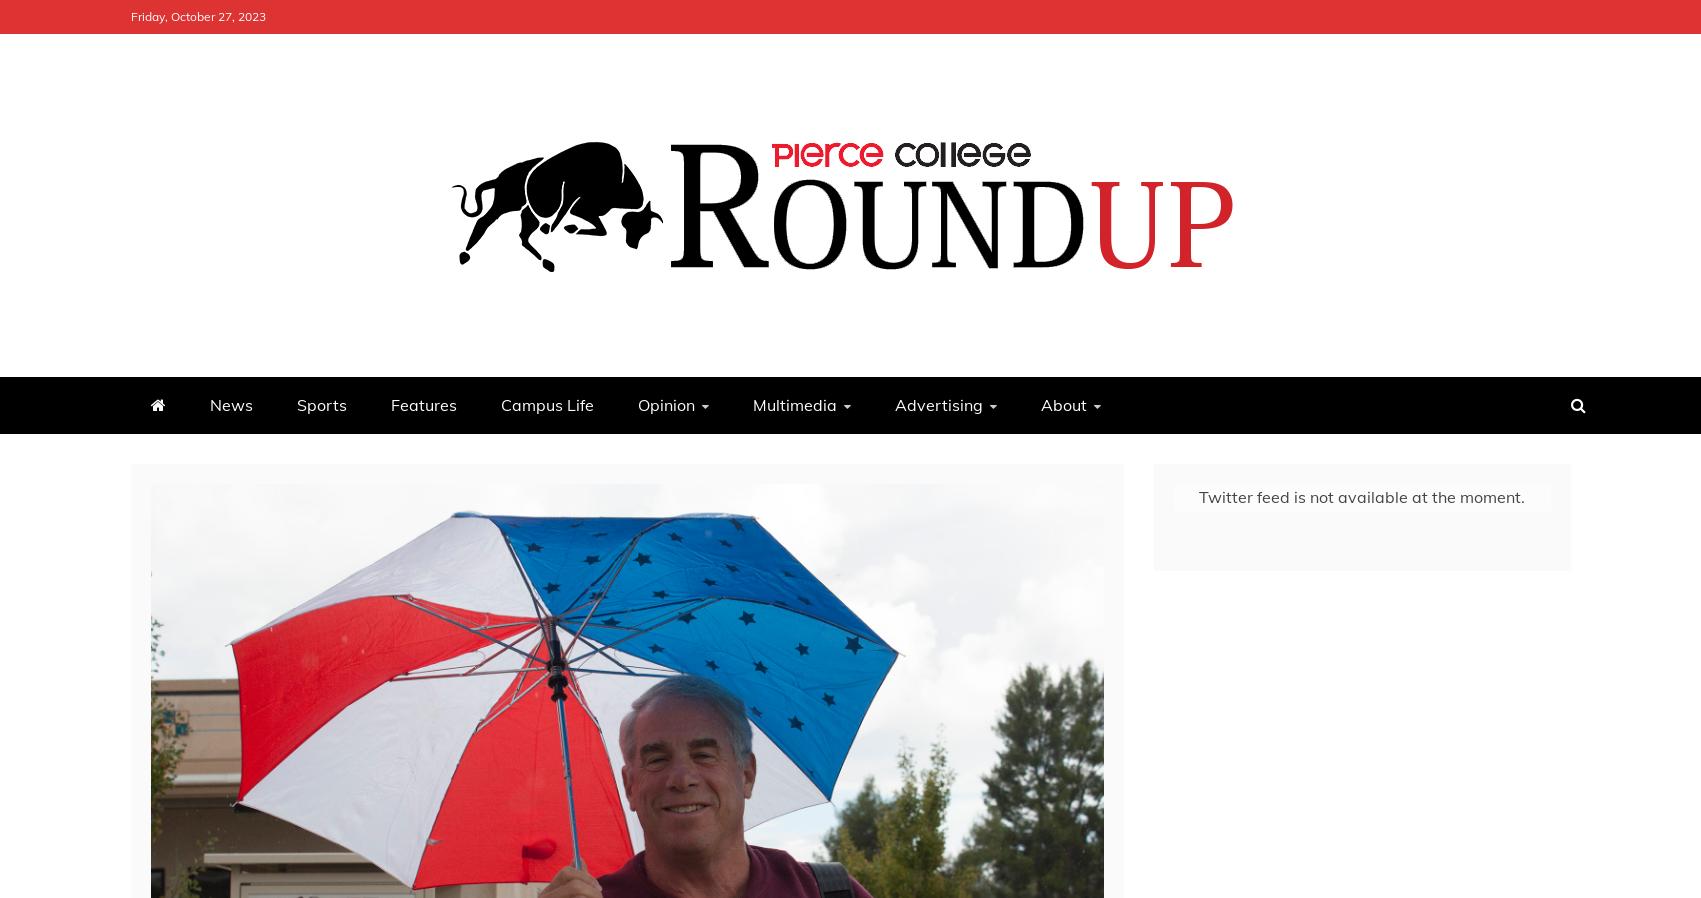  I want to click on 'Campus Life', so click(499, 404).